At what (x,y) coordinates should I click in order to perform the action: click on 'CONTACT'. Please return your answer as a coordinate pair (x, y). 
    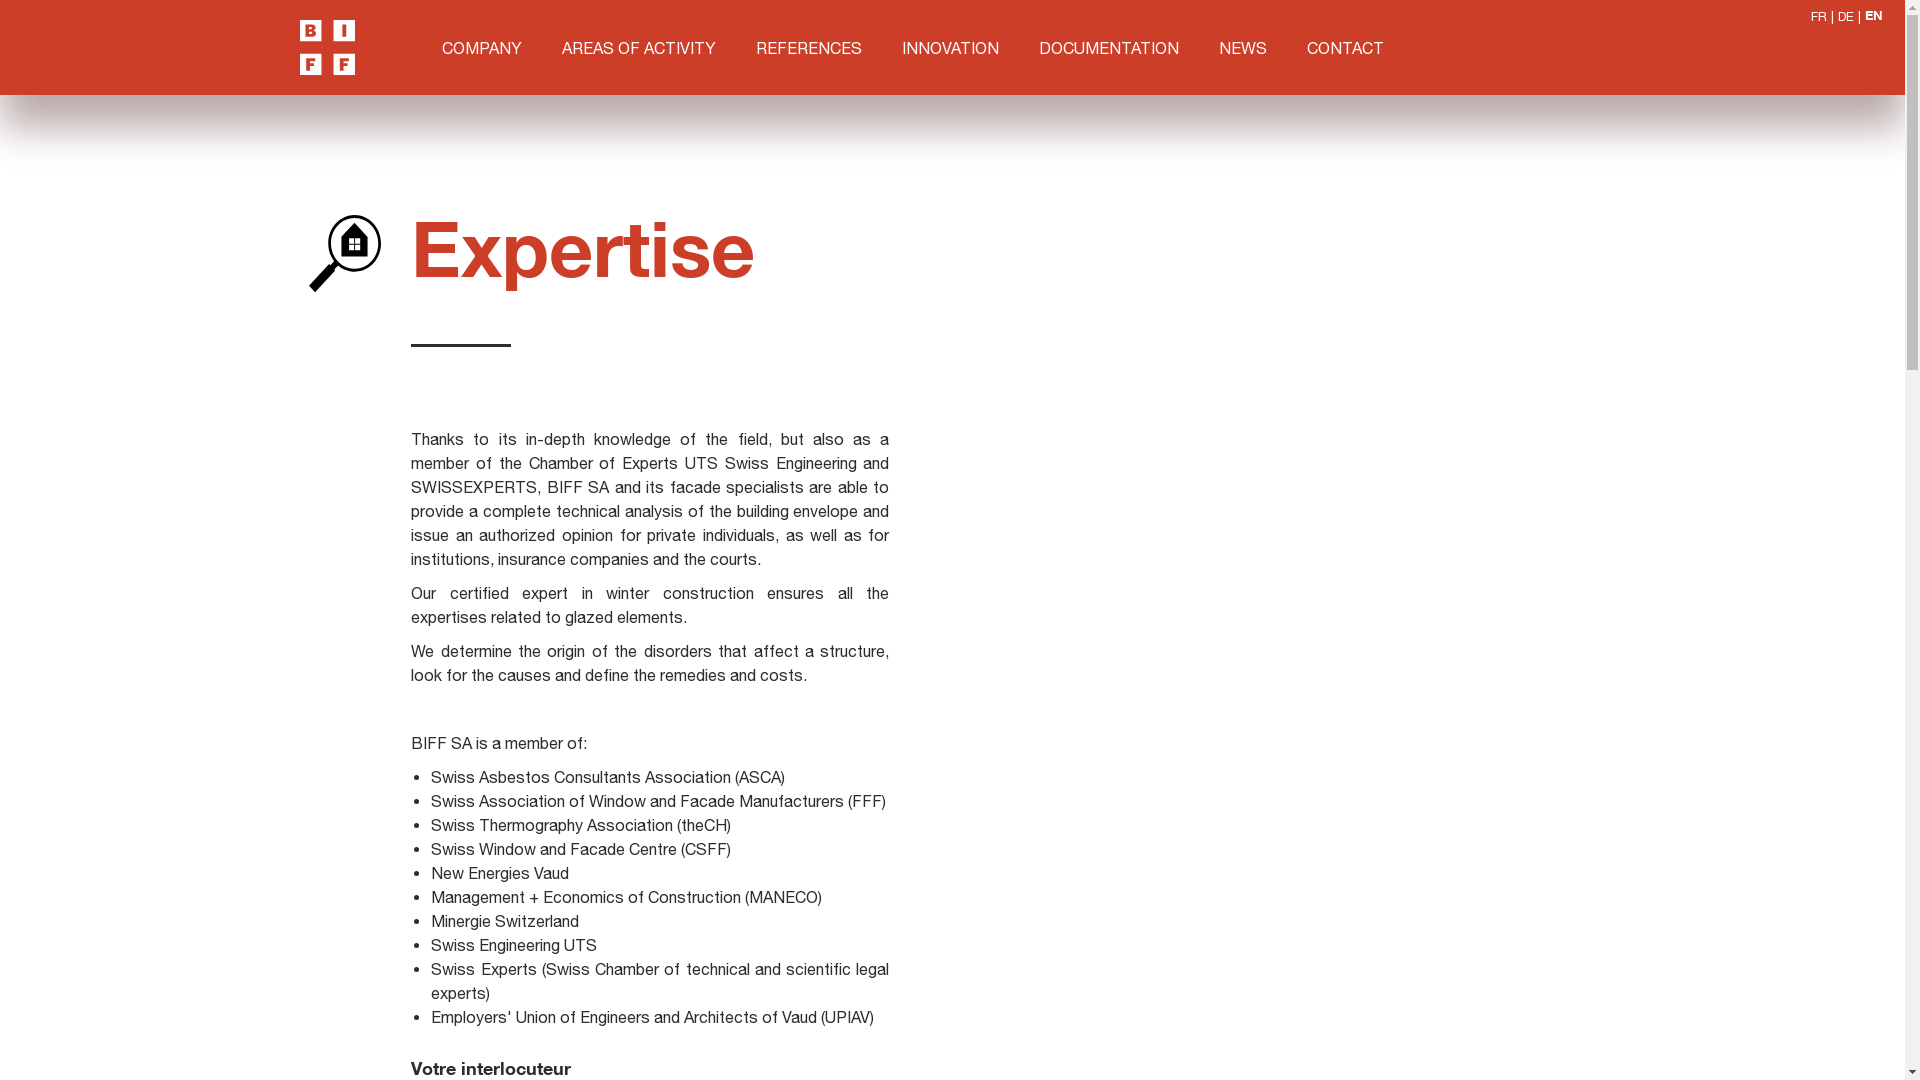
    Looking at the image, I should click on (1345, 45).